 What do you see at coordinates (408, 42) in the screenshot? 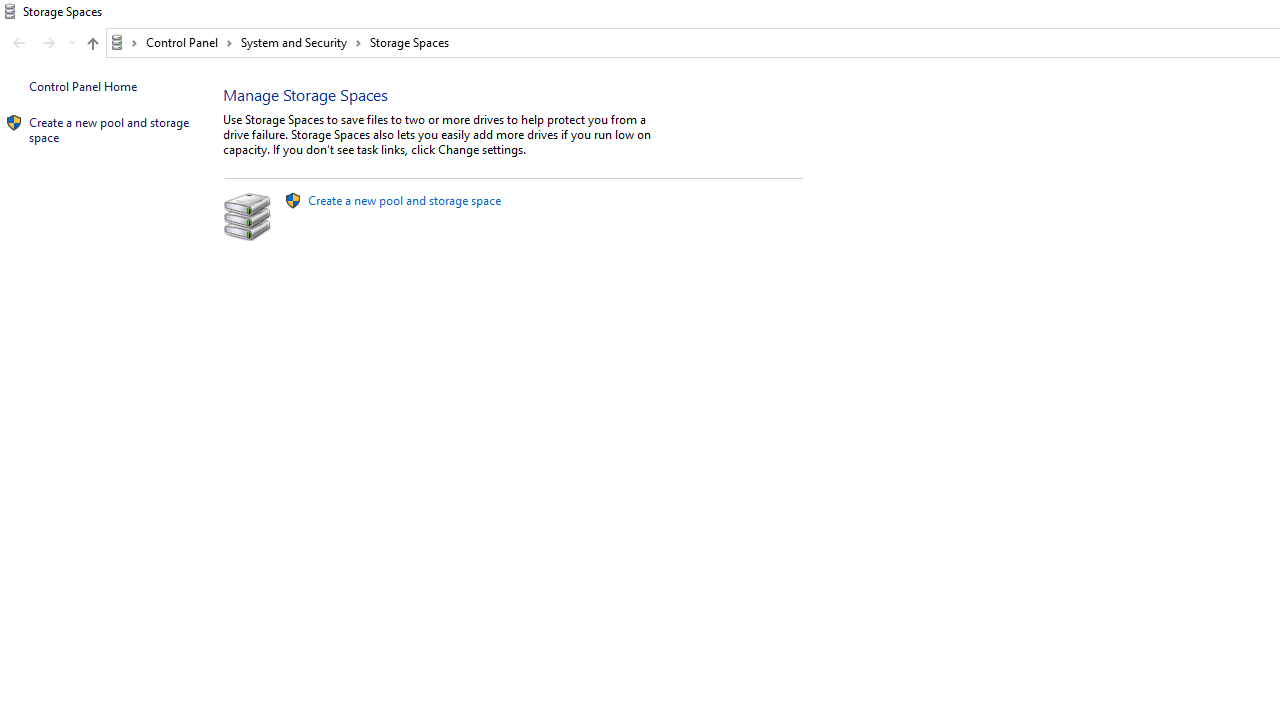
I see `'Storage Spaces'` at bounding box center [408, 42].